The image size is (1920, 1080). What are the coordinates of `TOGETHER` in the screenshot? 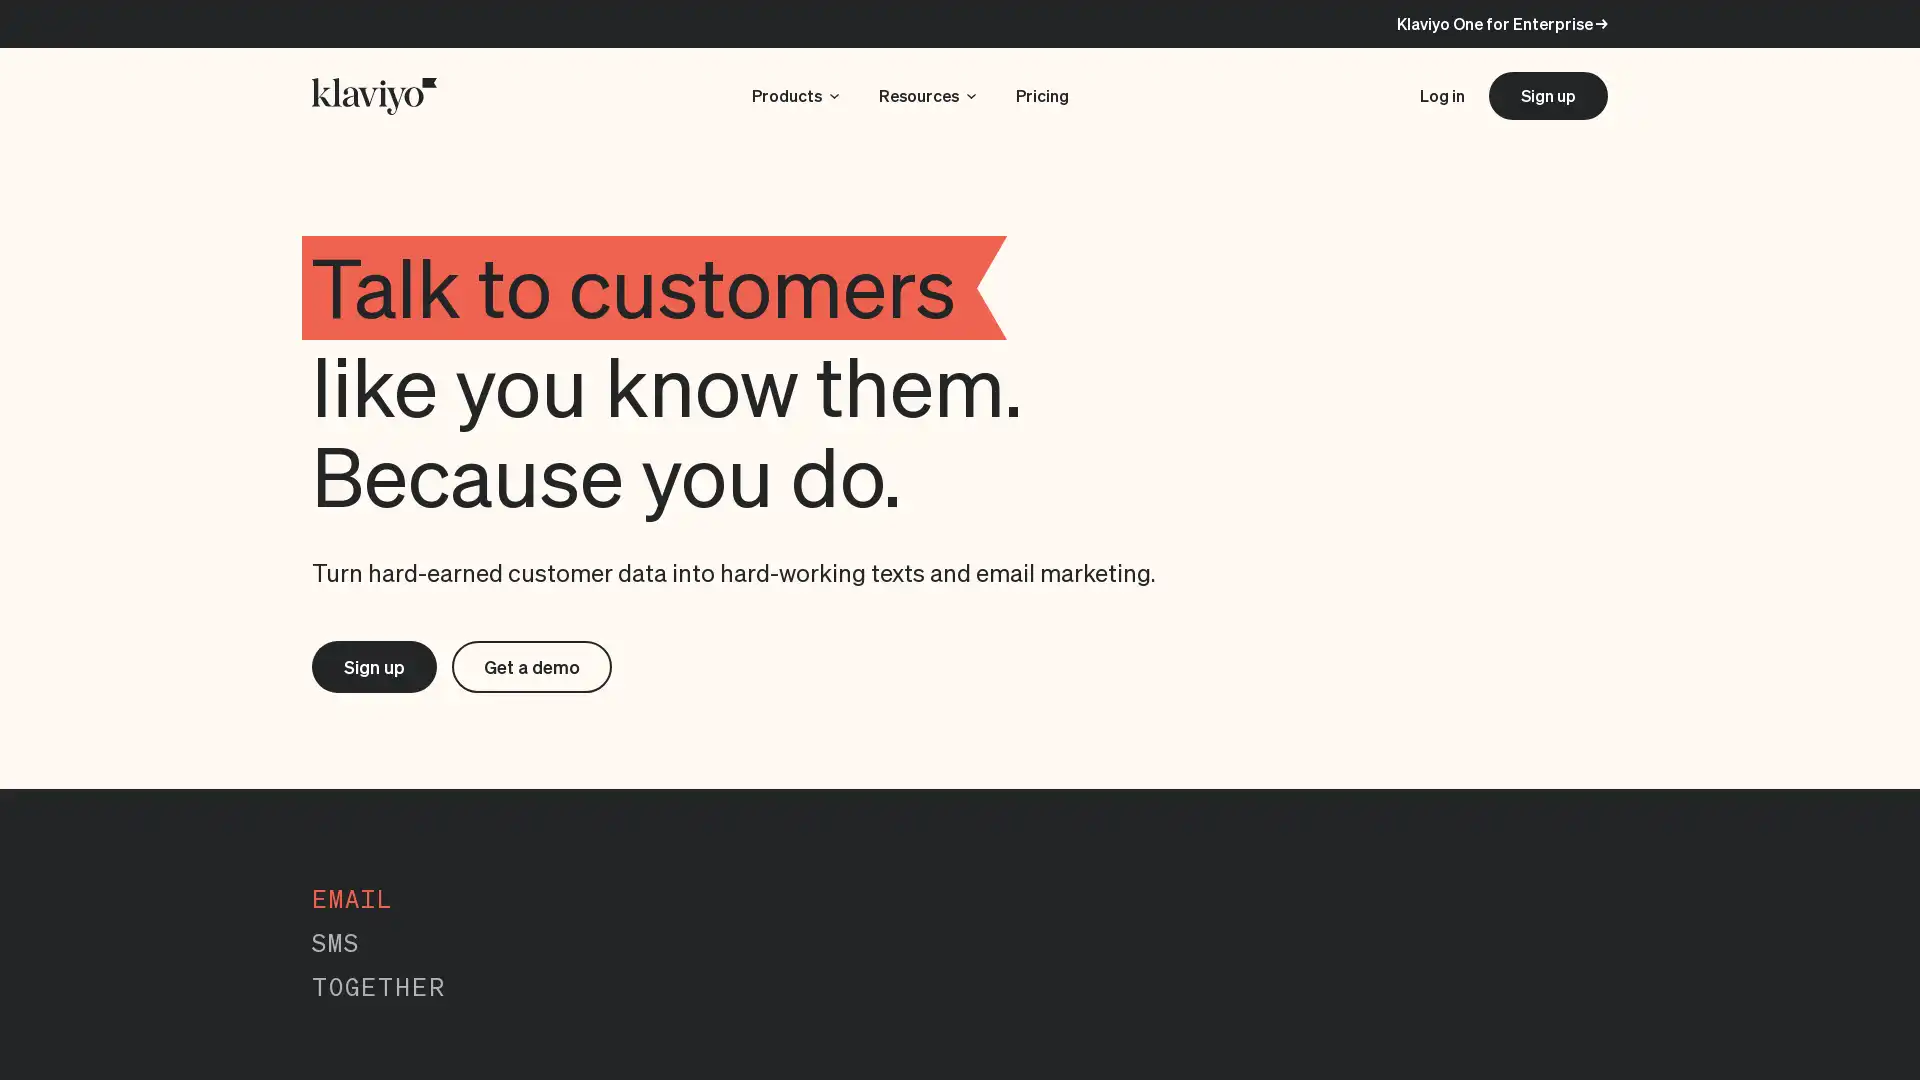 It's located at (379, 991).